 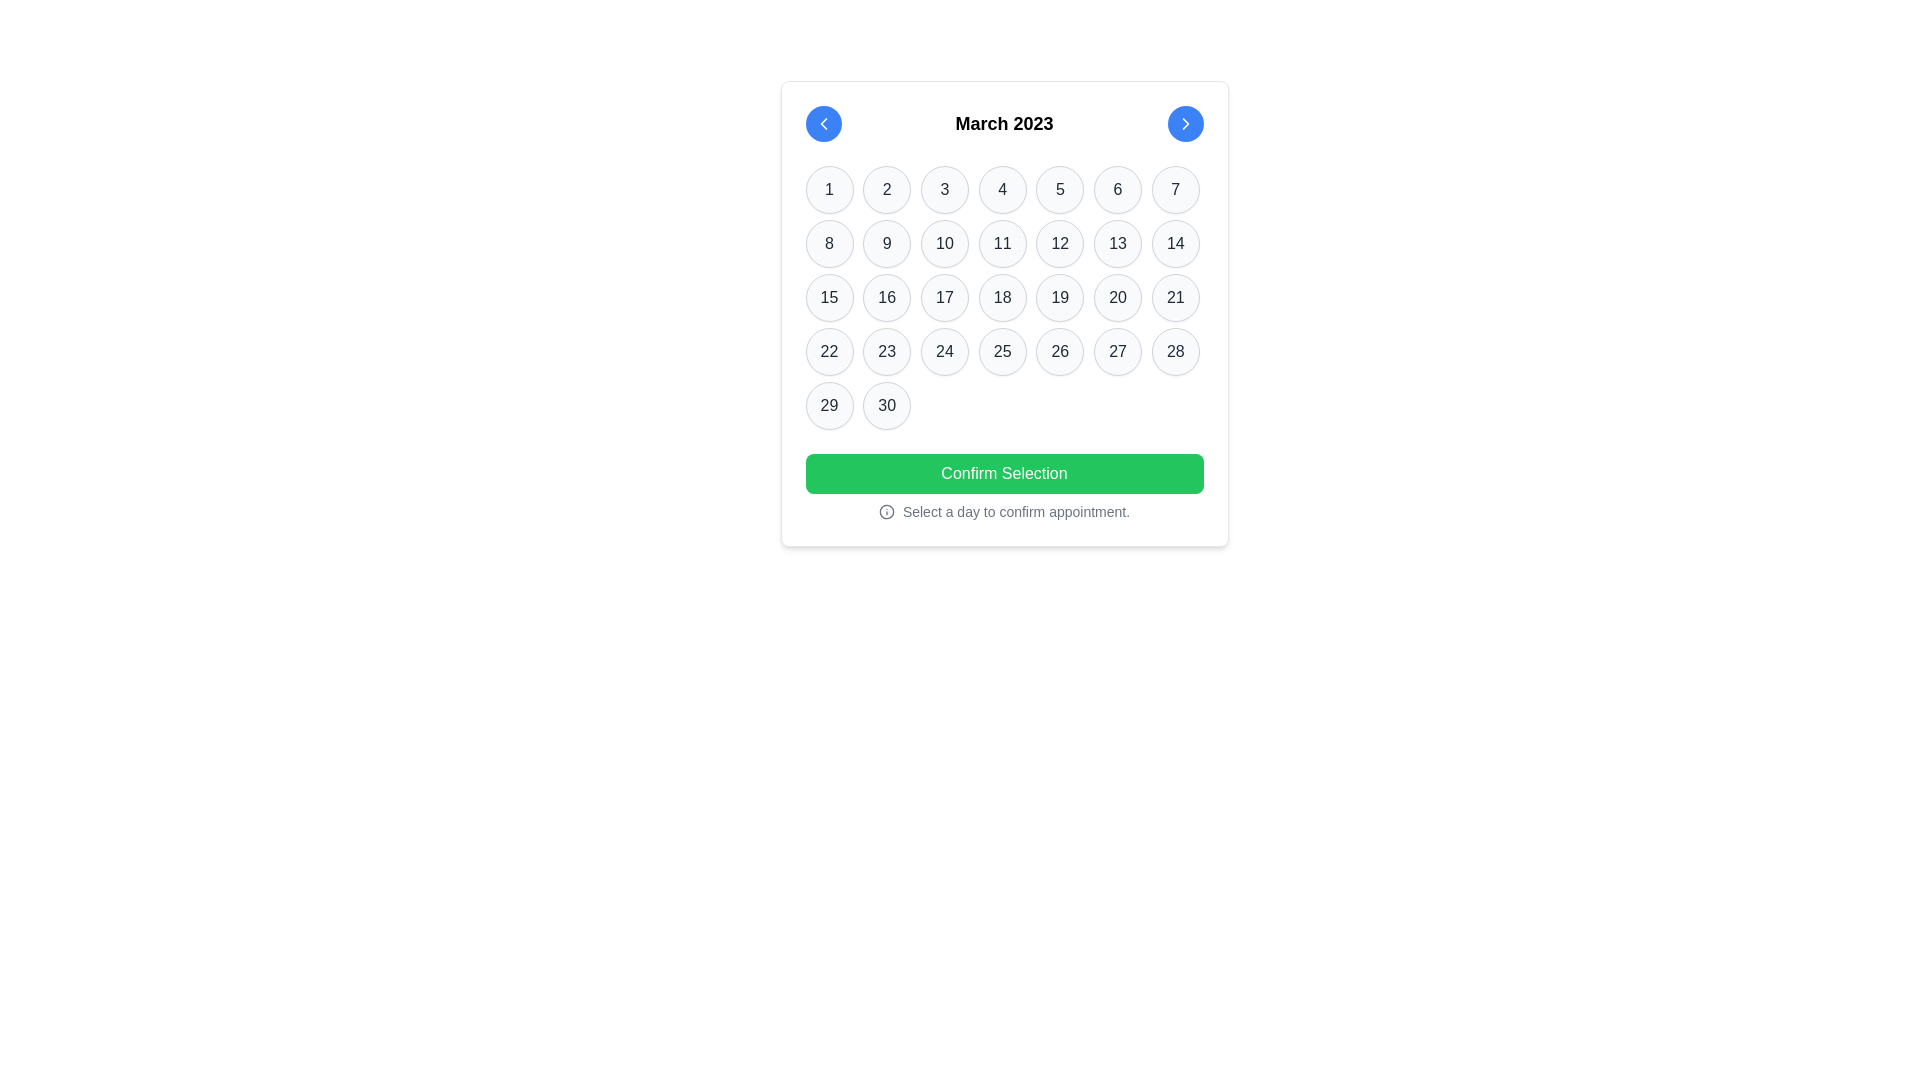 I want to click on the circular button with a white background and gray border containing the text '5', so click(x=1059, y=189).